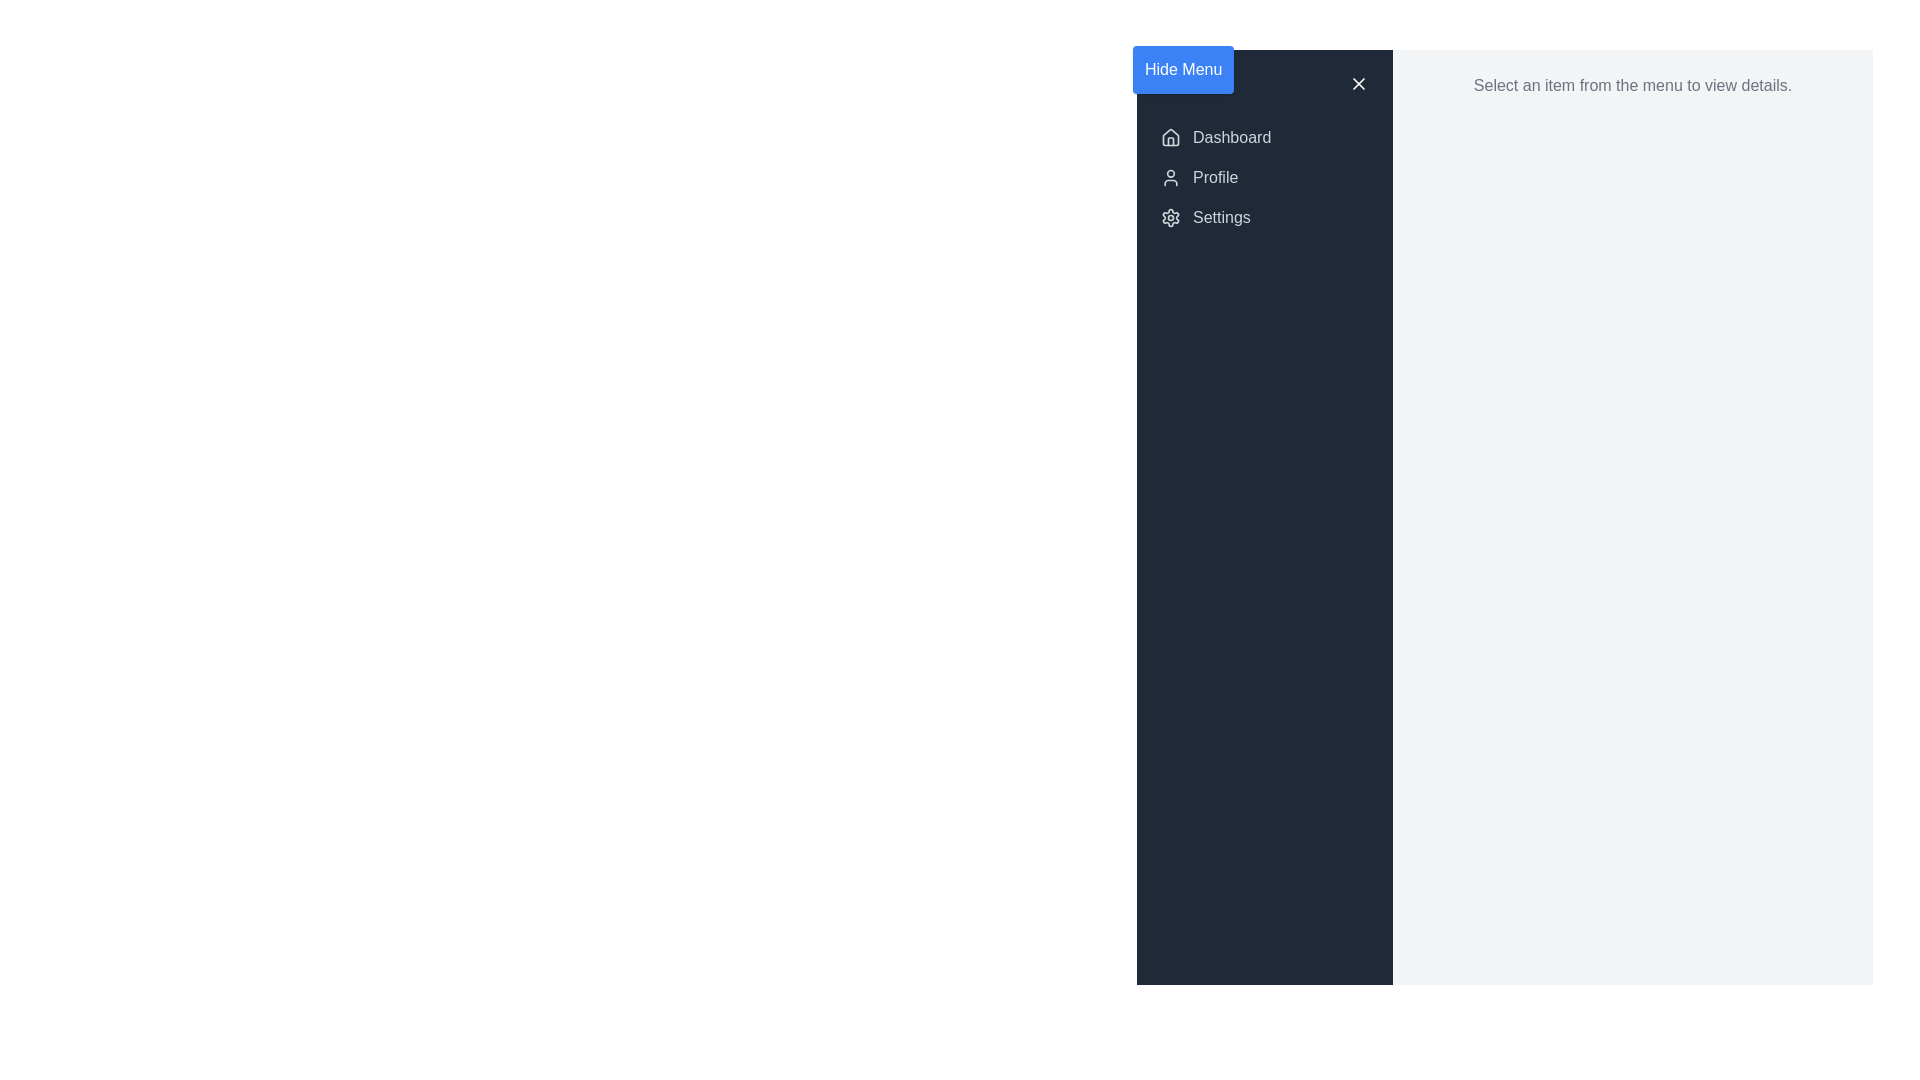 This screenshot has height=1080, width=1920. I want to click on the user silhouette icon located to the left of the 'Profile' text in the navigation menu, positioned above the 'Settings' item and below the 'Dashboard' item, so click(1171, 176).